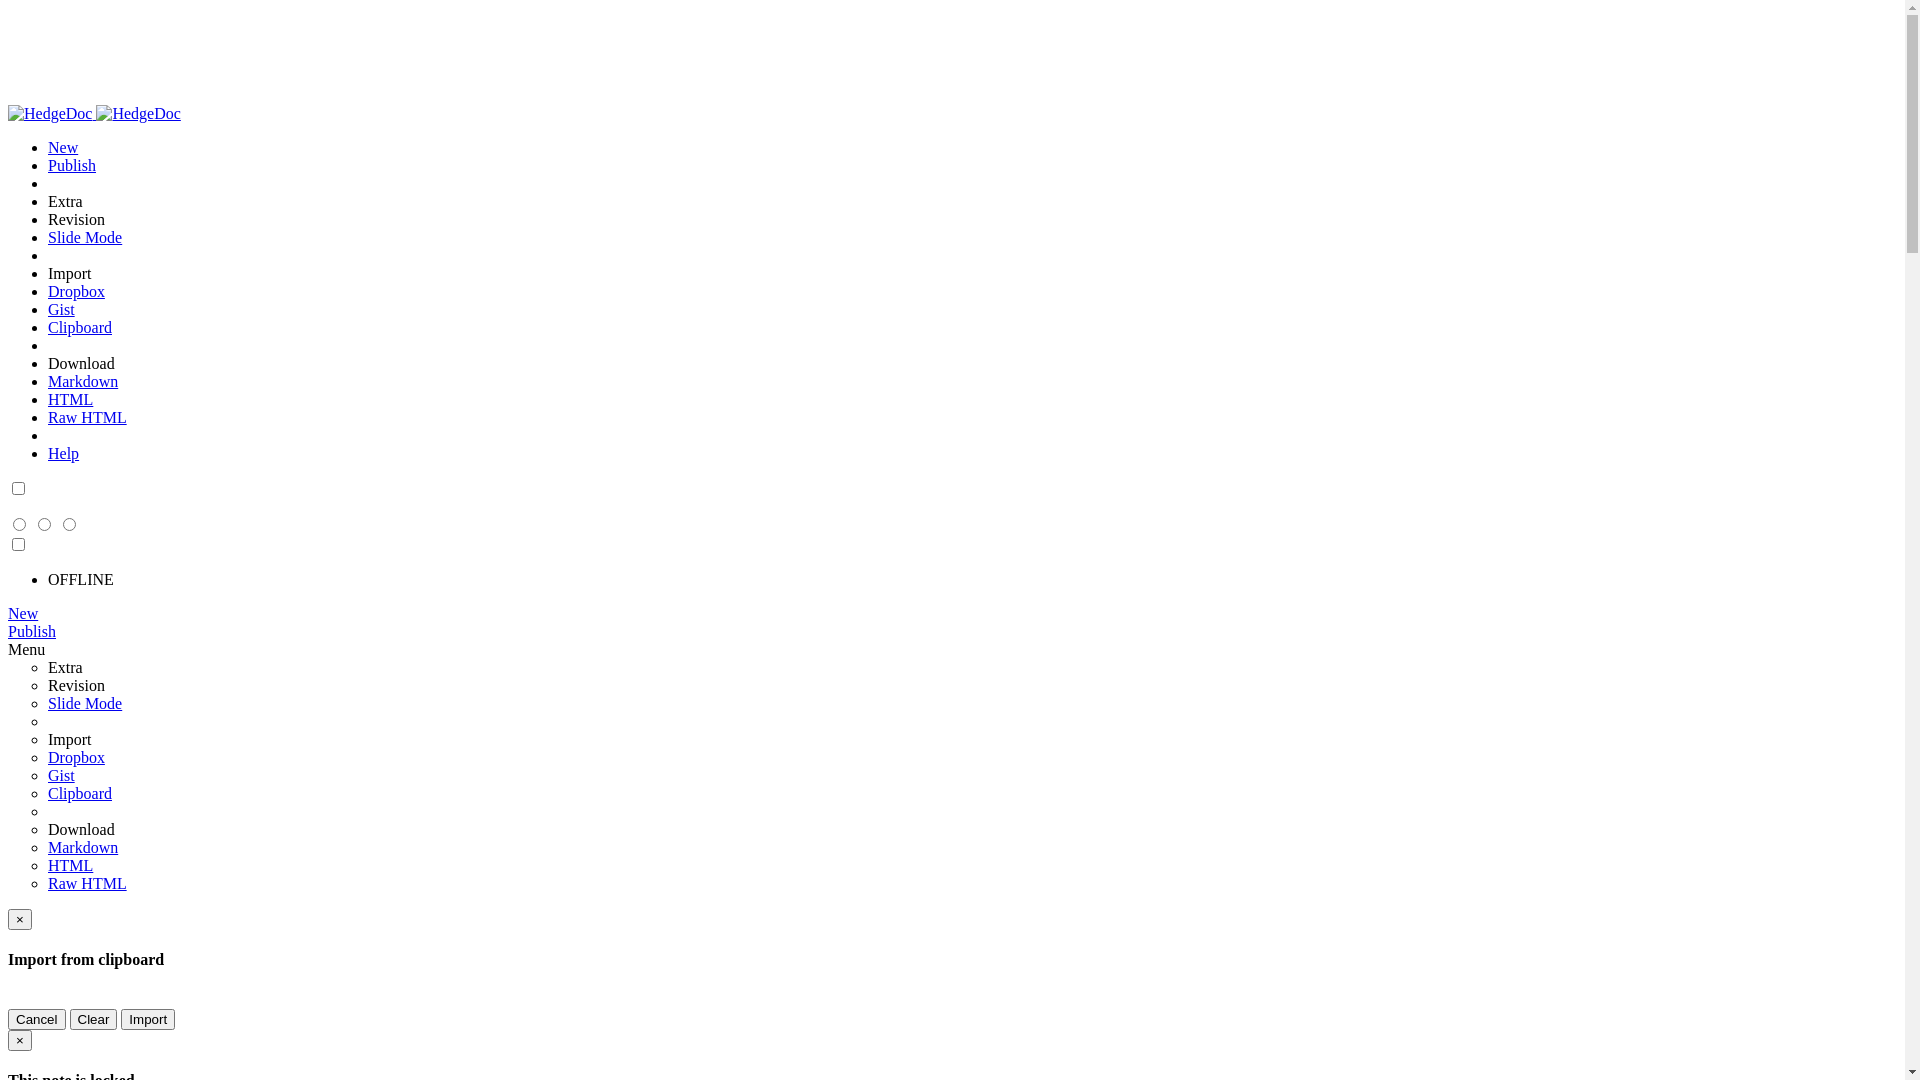  I want to click on 'New', so click(23, 612).